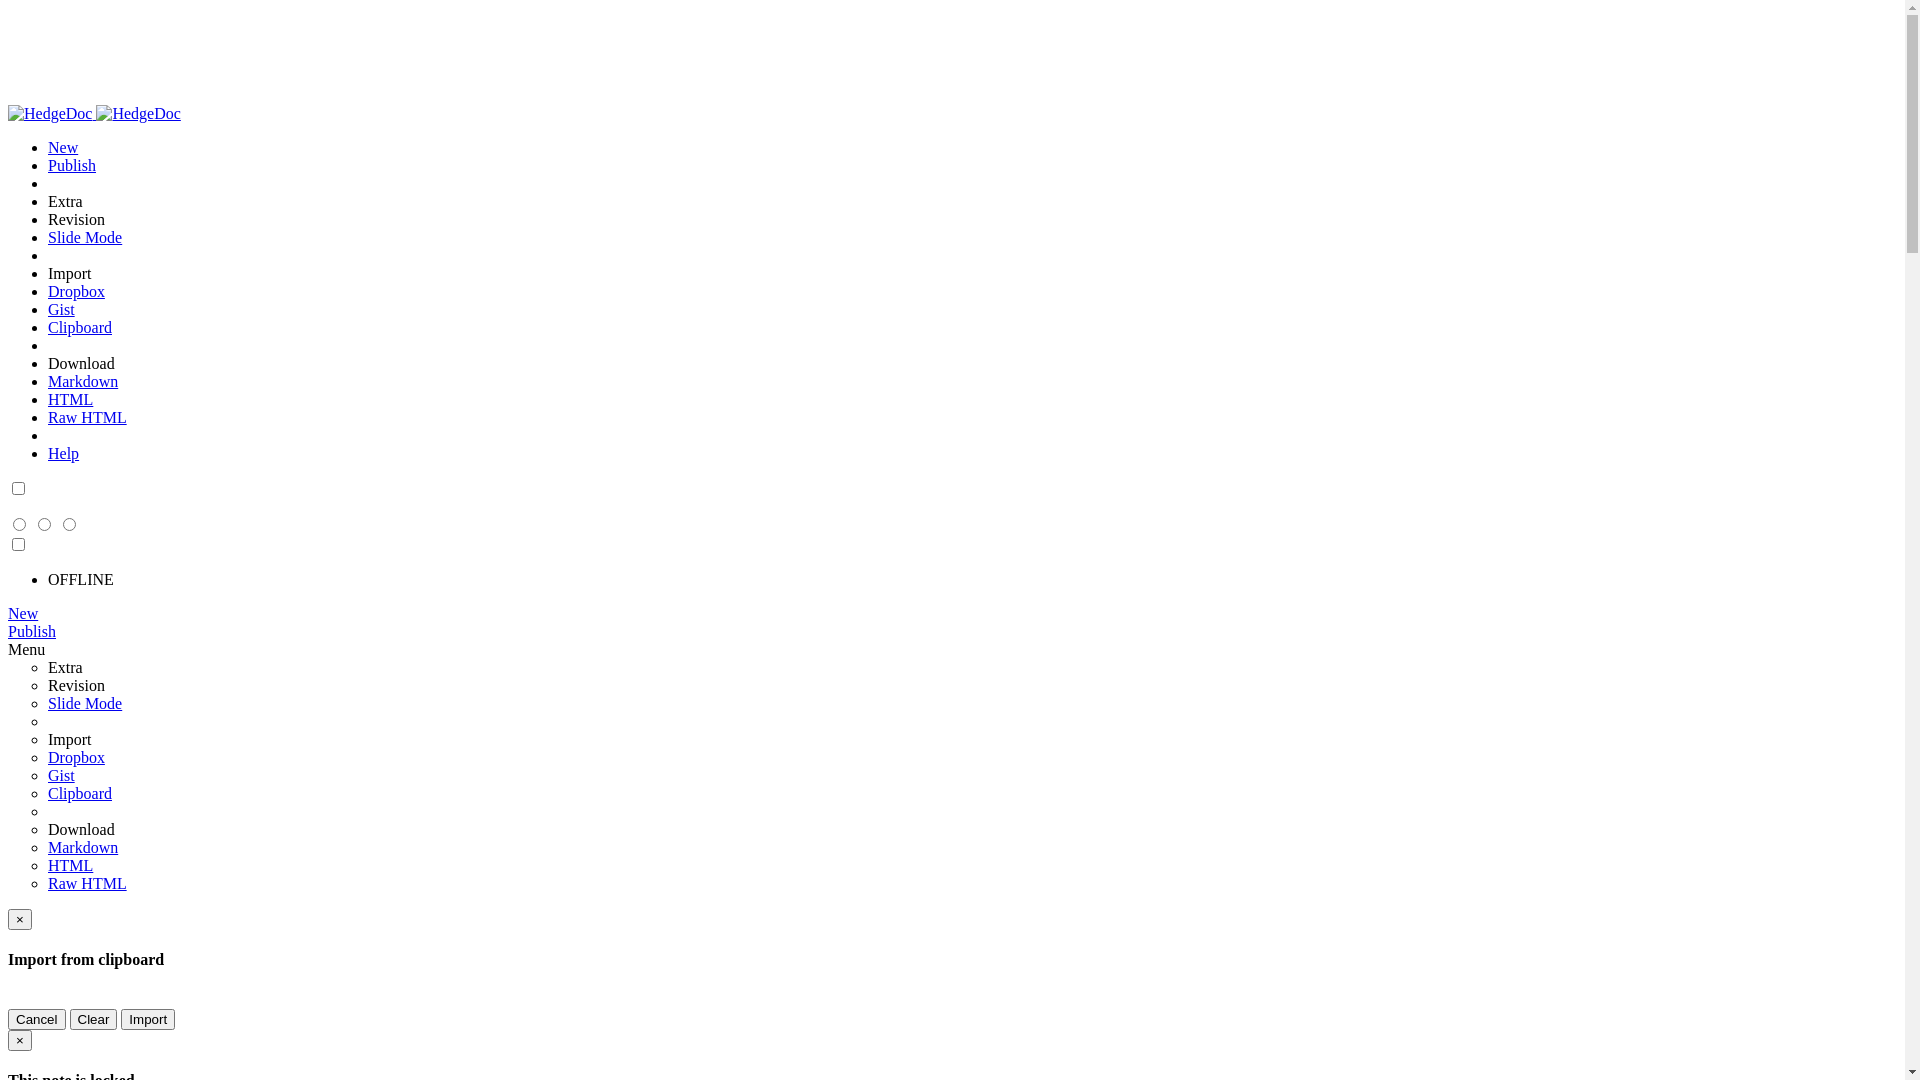  I want to click on 'New', so click(23, 612).